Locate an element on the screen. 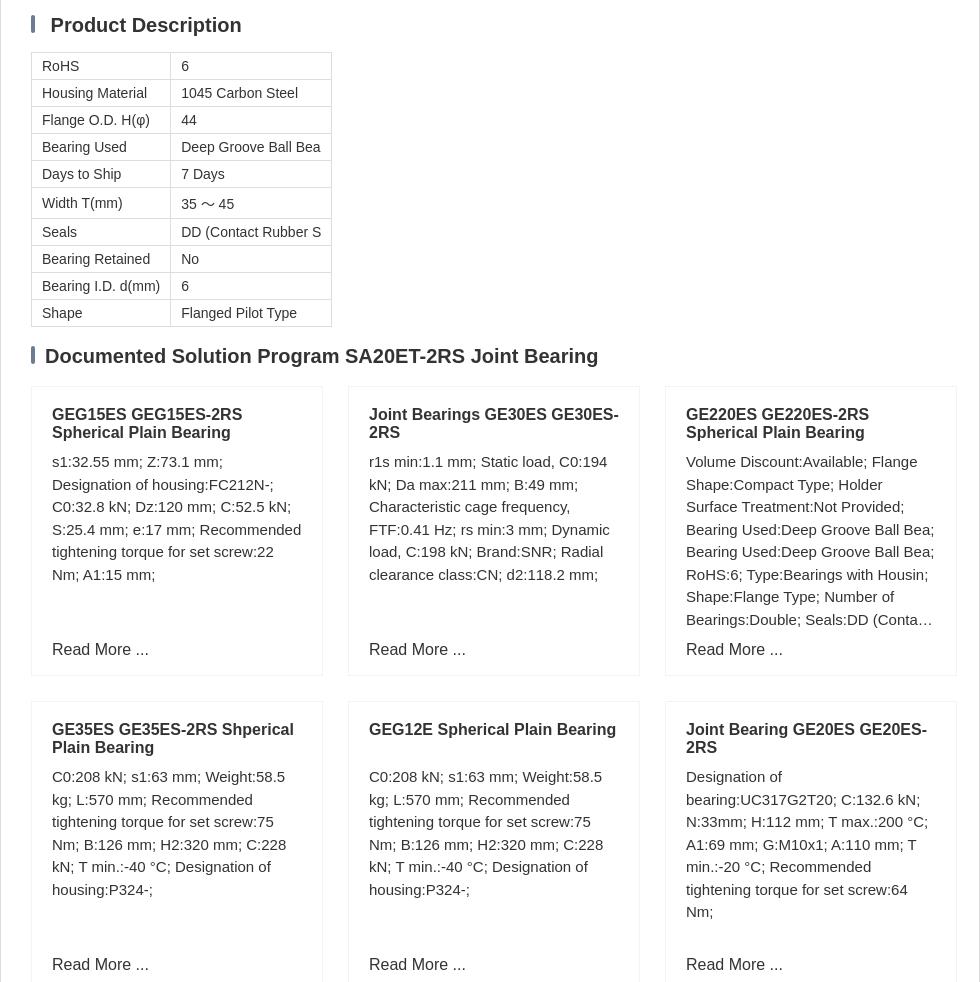 The image size is (980, 982). 'Bearing I.D. d(mm)' is located at coordinates (42, 285).